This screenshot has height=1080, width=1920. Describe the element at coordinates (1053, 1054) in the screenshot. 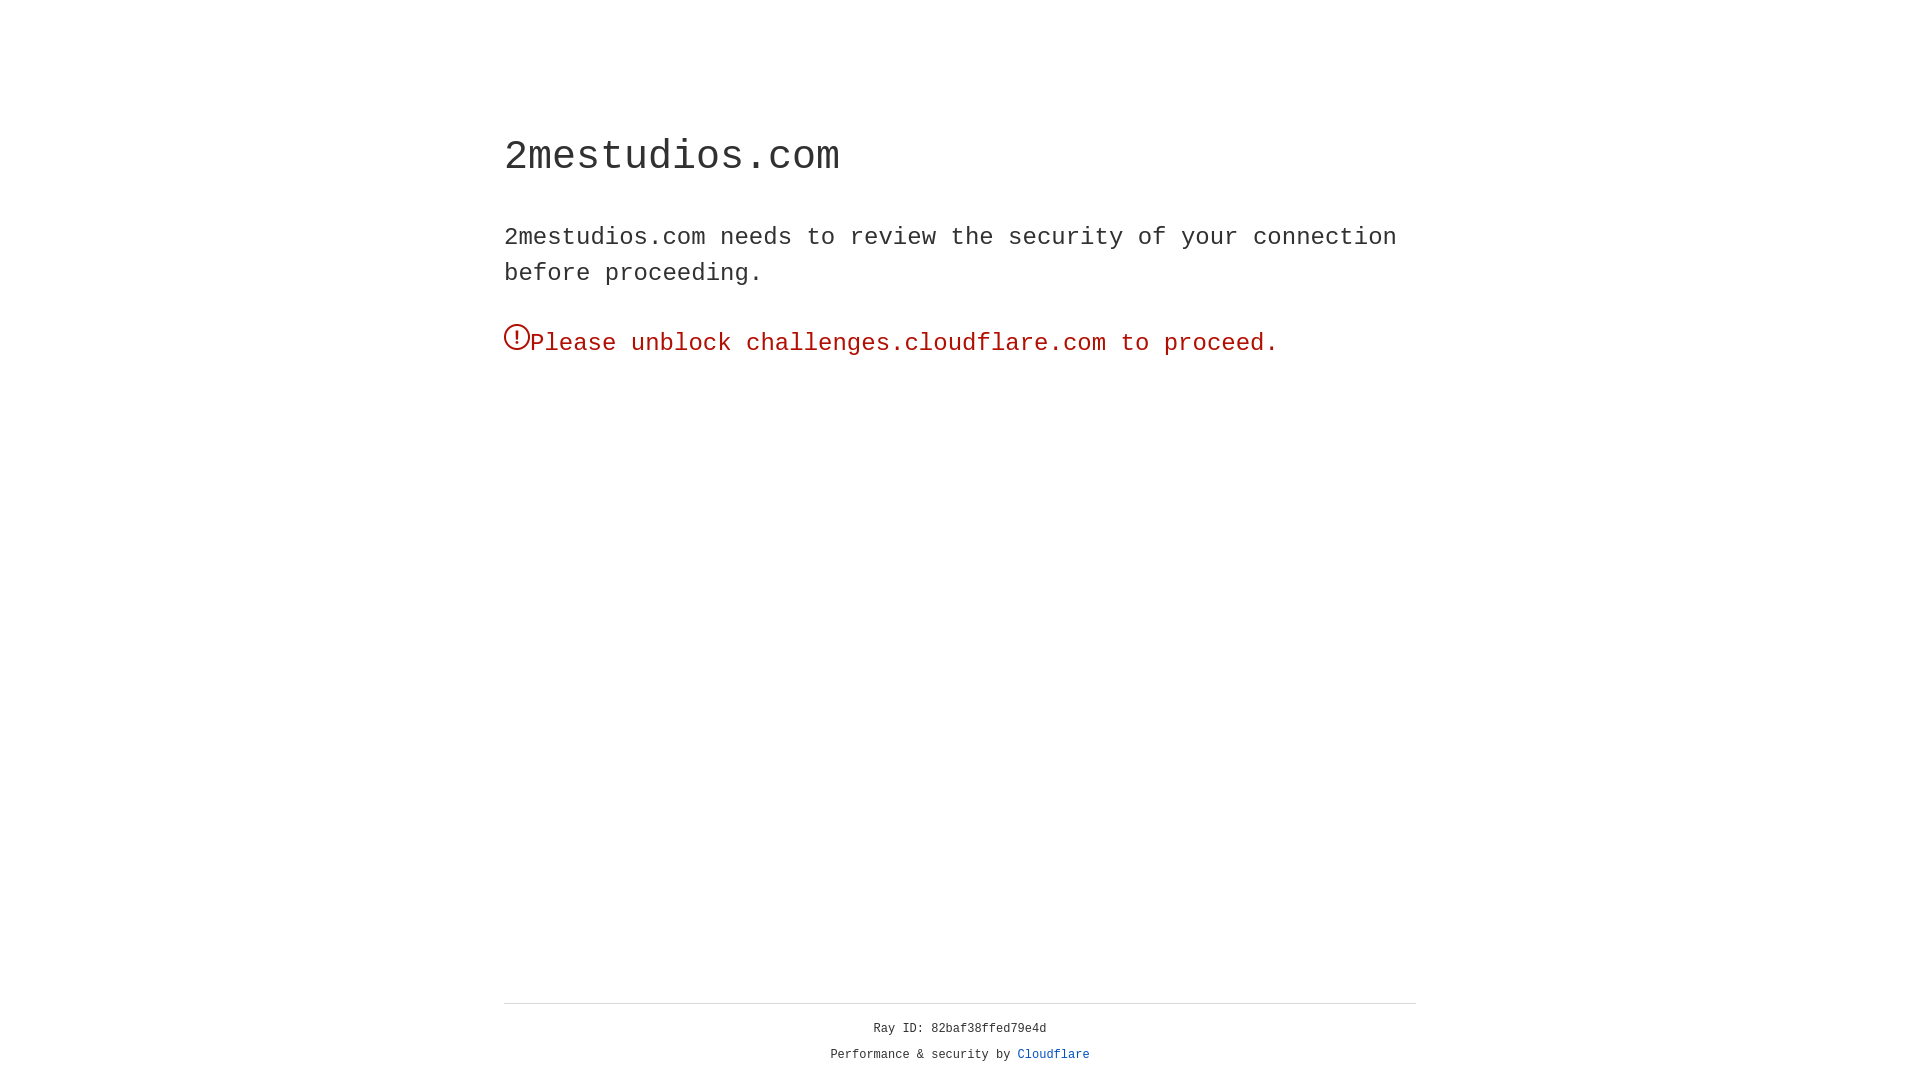

I see `'Cloudflare'` at that location.